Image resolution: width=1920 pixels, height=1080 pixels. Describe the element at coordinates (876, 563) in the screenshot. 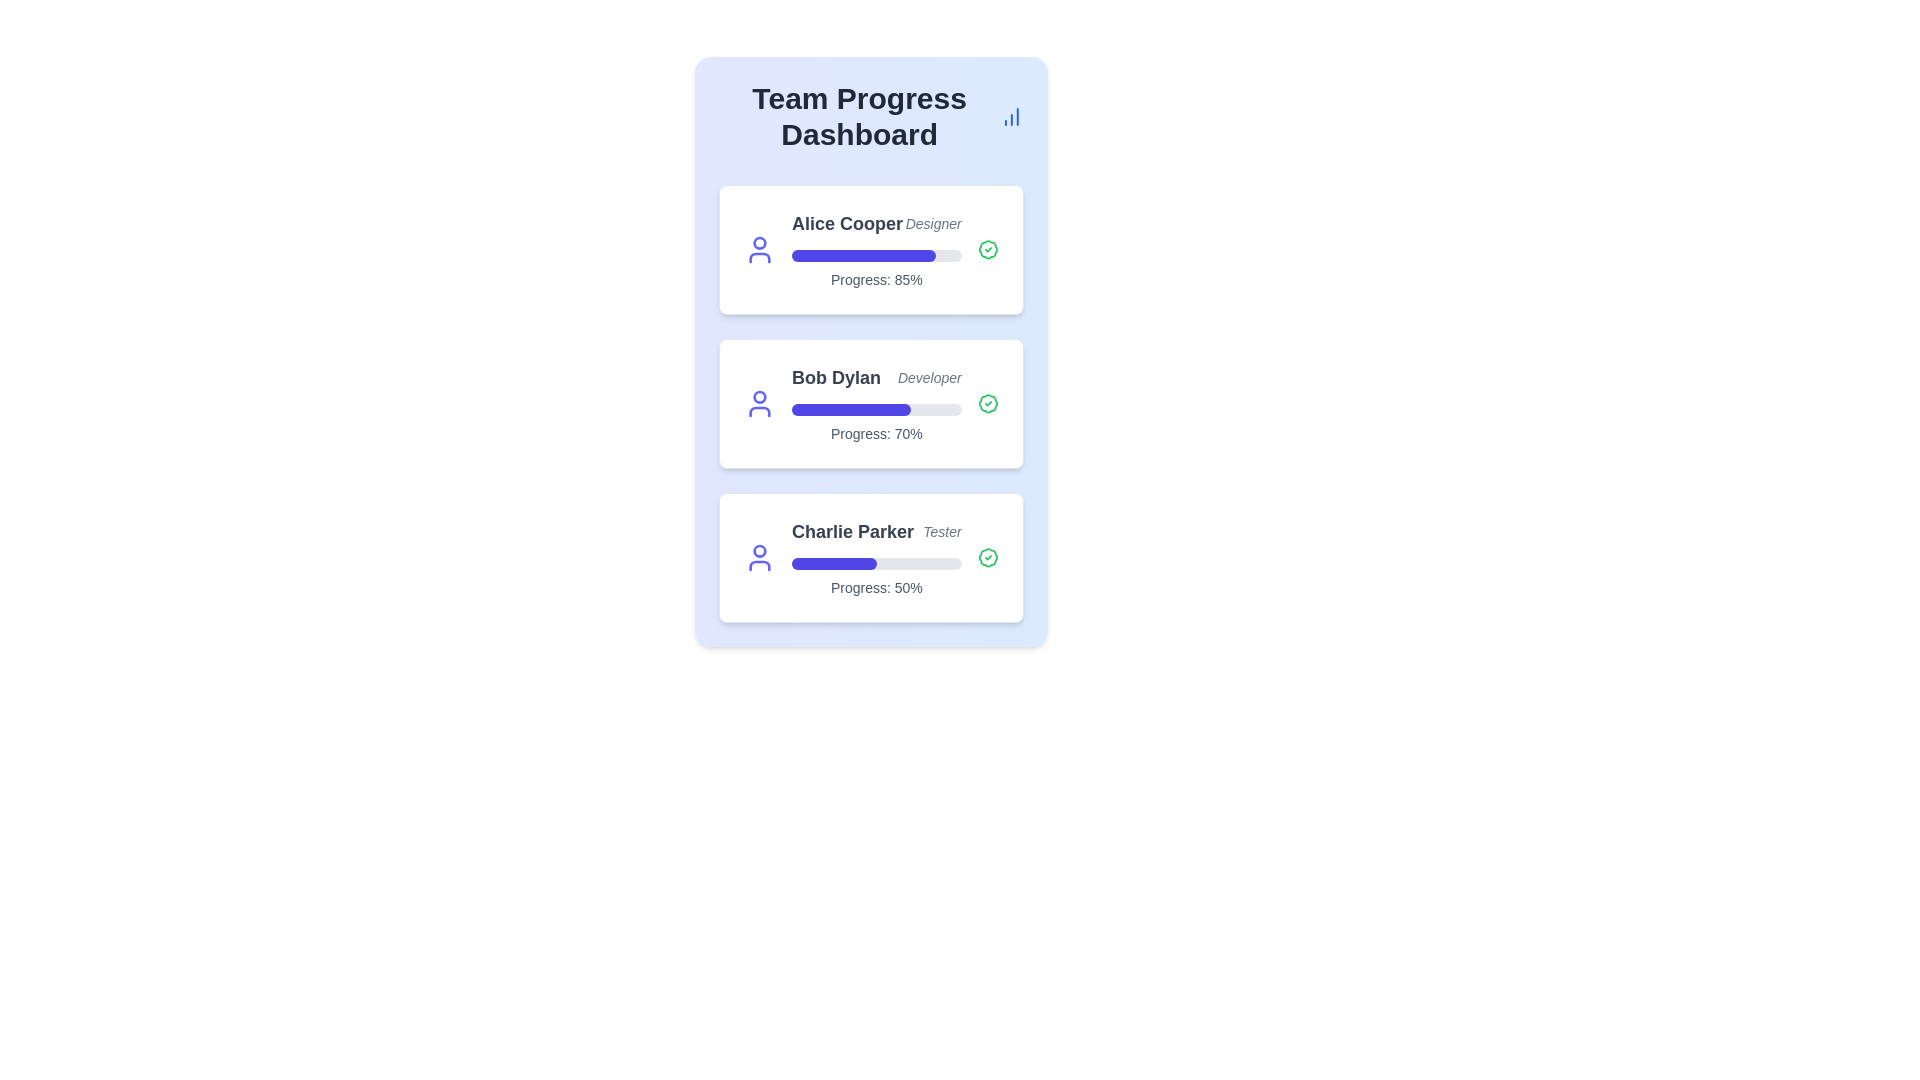

I see `the progress bar representing 50% progress for user 'Charlie Parker', located below the name and title and above the text 'Progress: 50%'` at that location.